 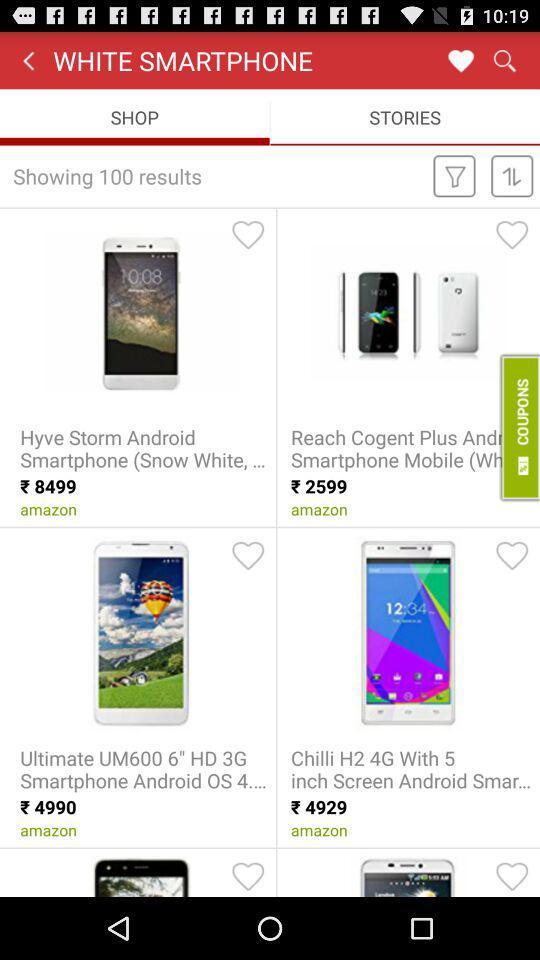 What do you see at coordinates (460, 64) in the screenshot?
I see `the favorite icon` at bounding box center [460, 64].